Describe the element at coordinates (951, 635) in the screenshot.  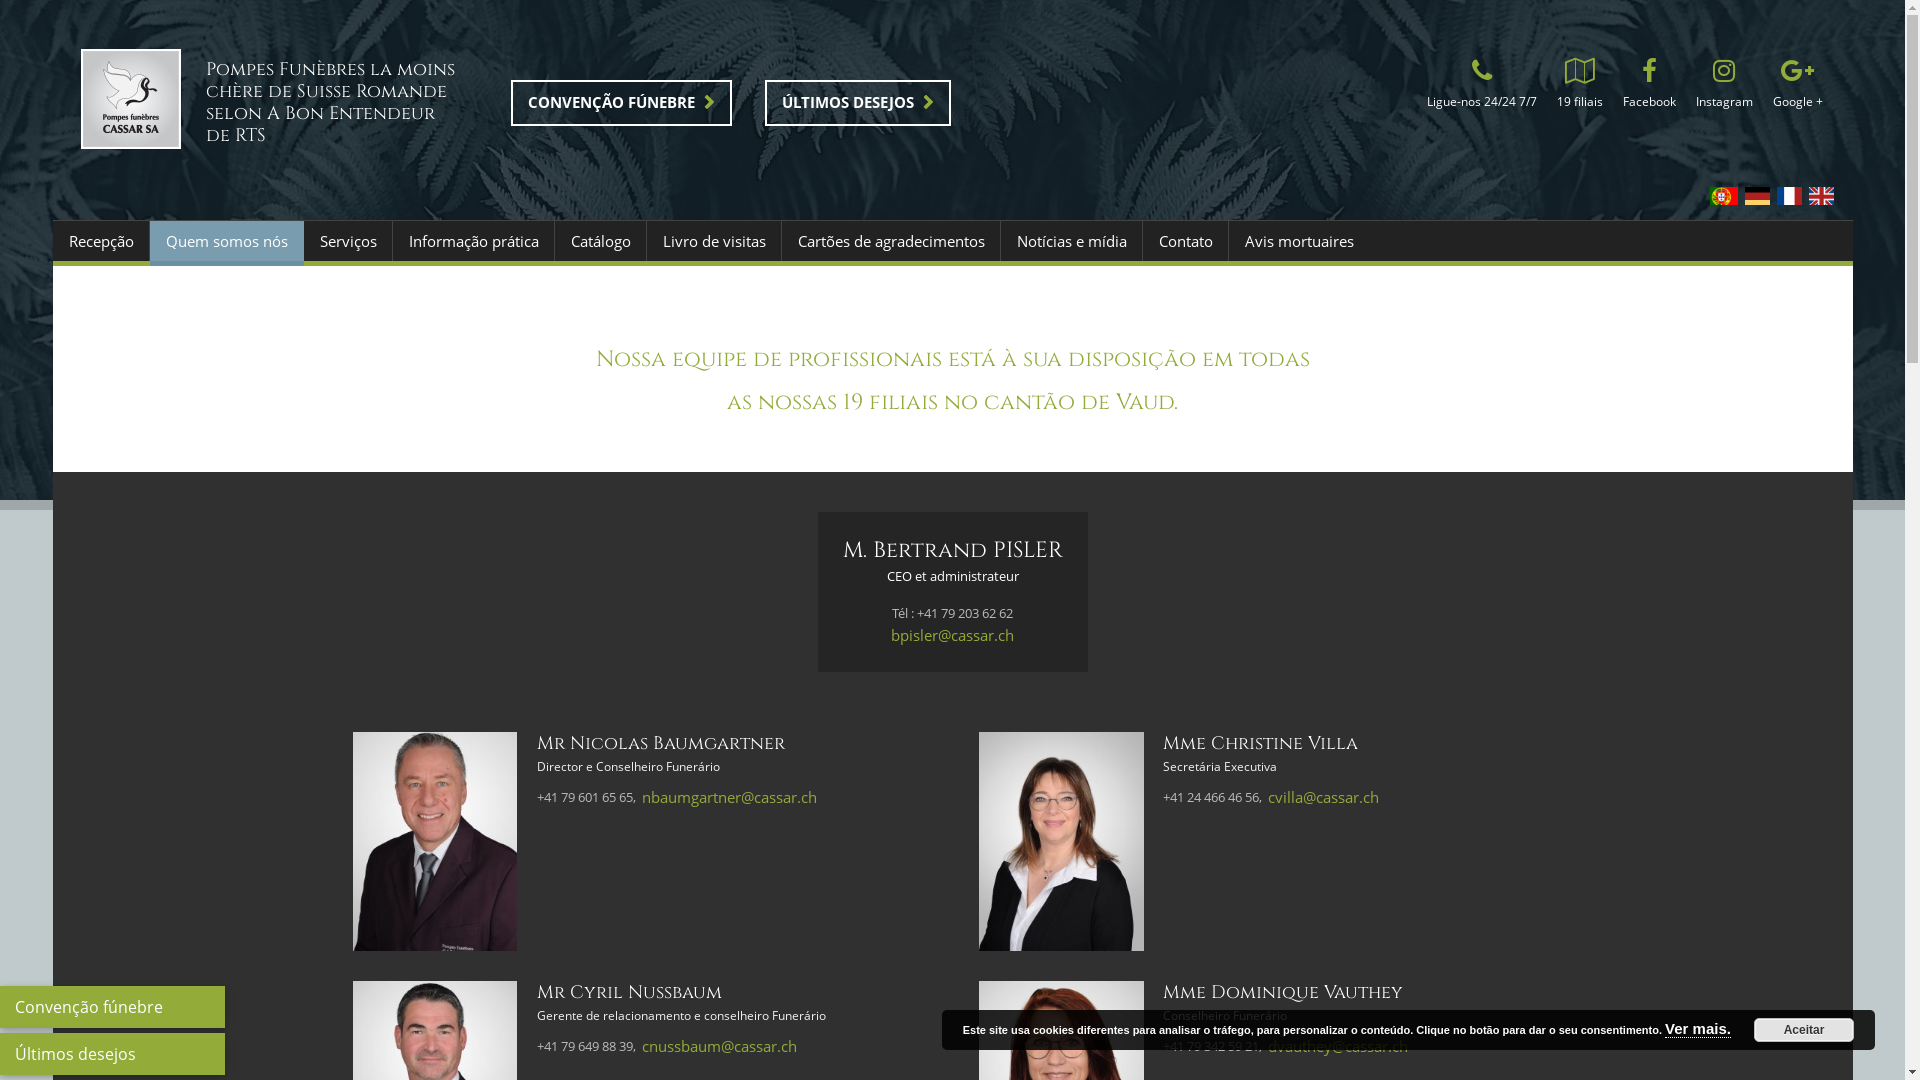
I see `'bpisler@cassar.ch'` at that location.